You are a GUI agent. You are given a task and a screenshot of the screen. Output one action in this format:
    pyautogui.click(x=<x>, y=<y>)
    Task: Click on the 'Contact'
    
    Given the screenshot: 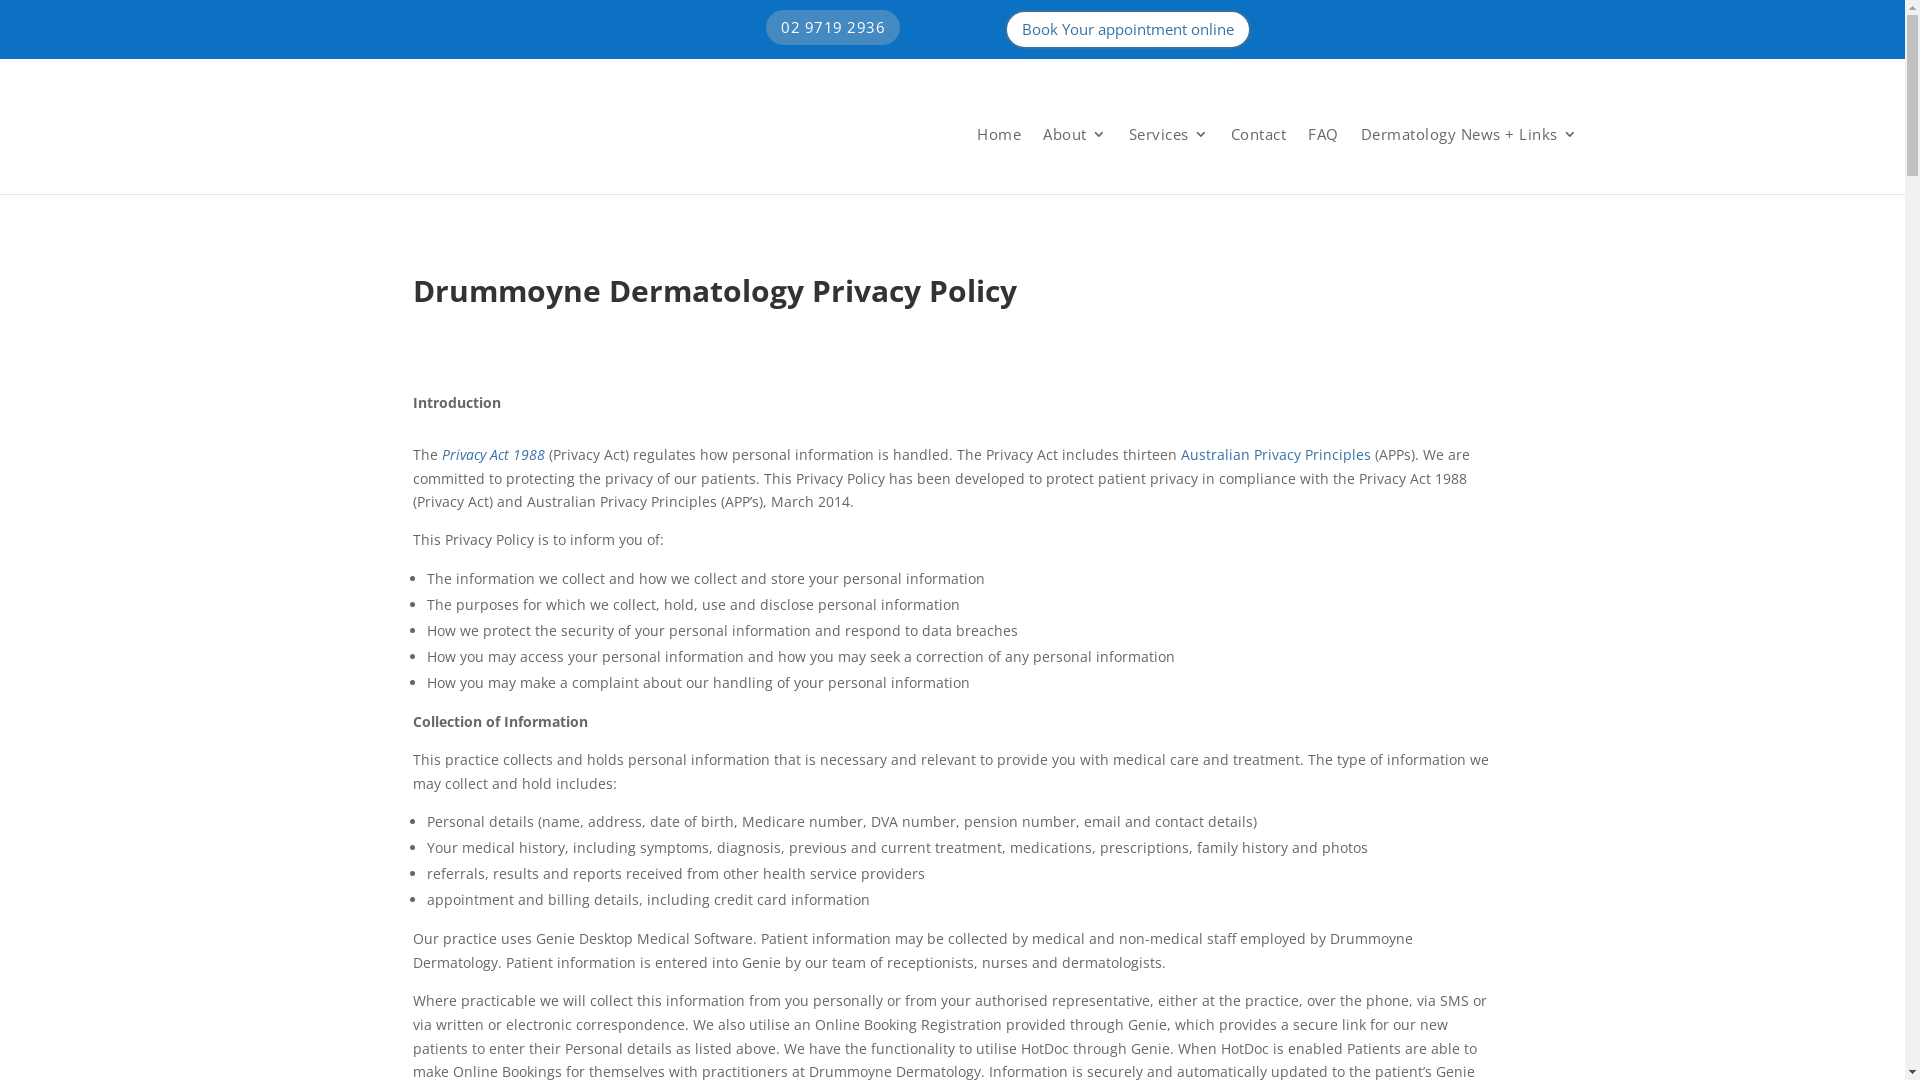 What is the action you would take?
    pyautogui.click(x=1228, y=134)
    